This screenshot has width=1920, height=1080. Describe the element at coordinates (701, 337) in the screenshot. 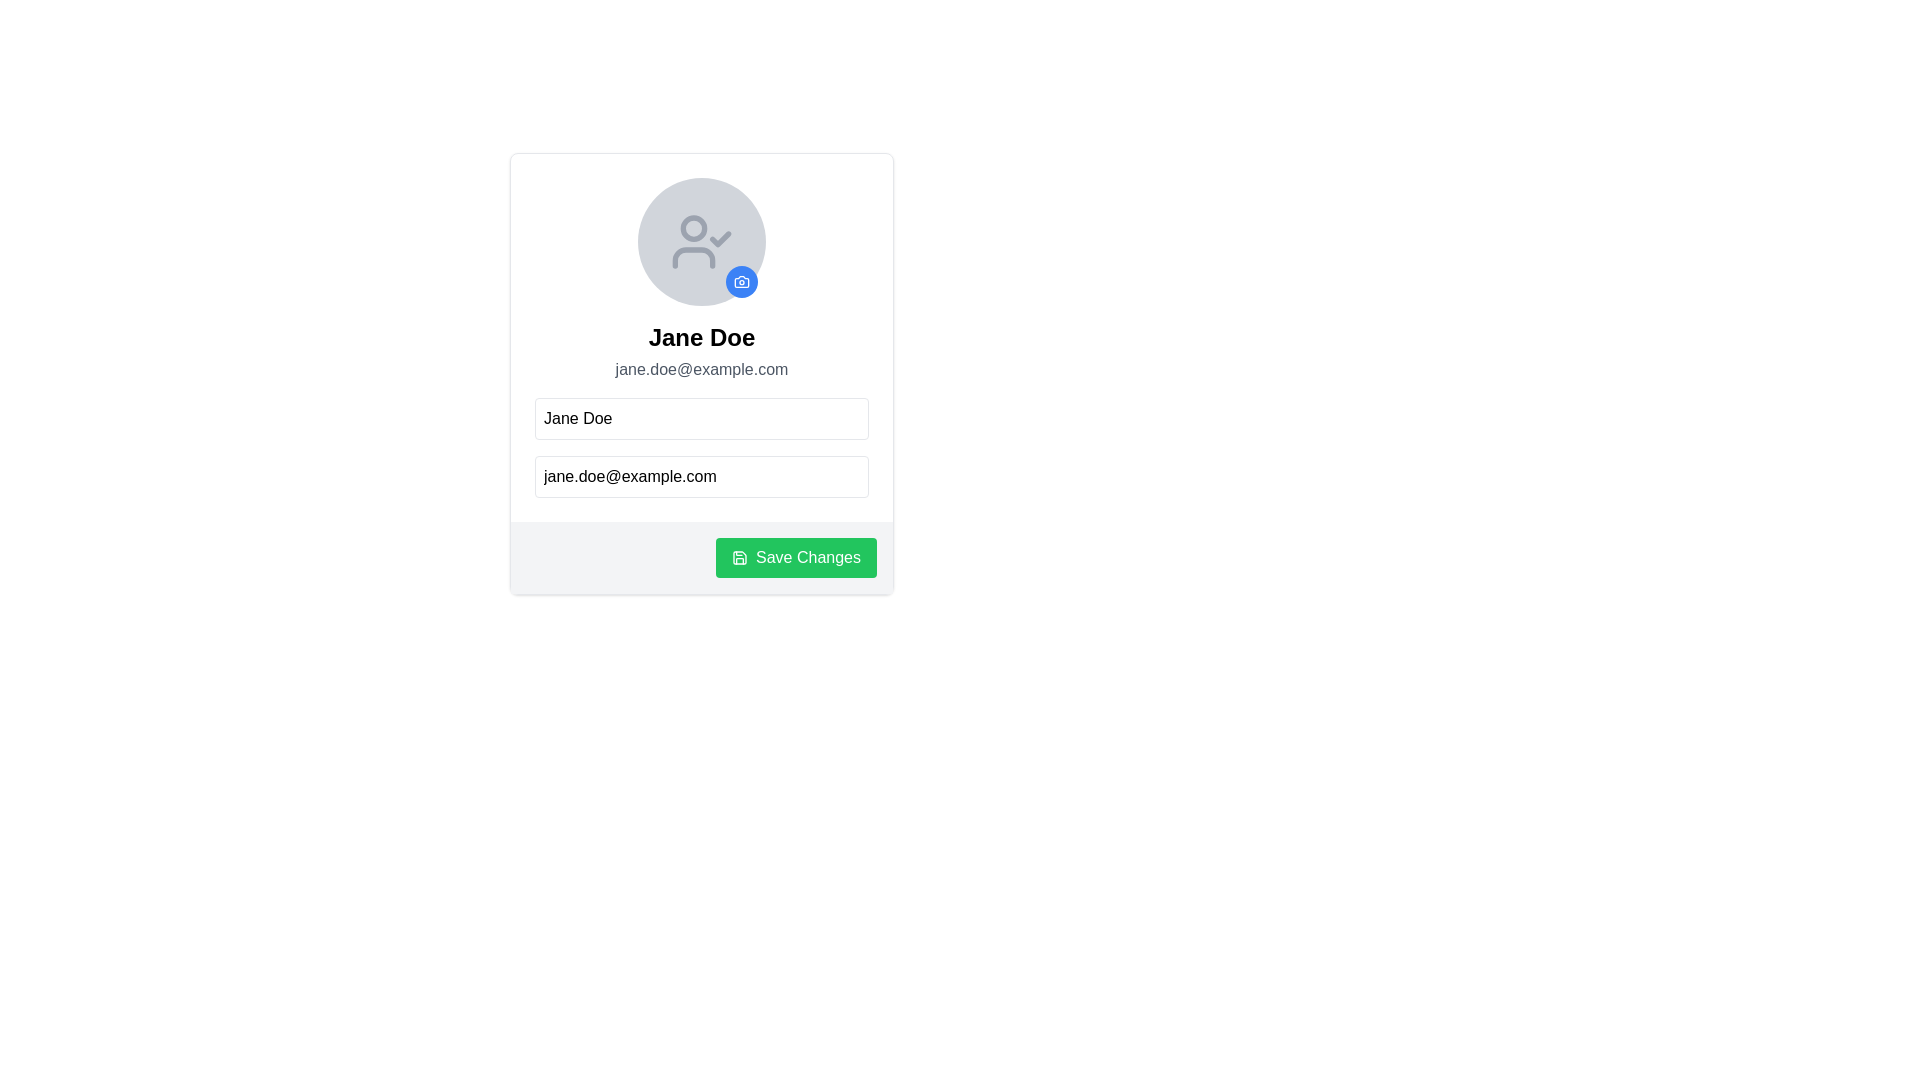

I see `the Text label that displays the name of the individual or entity, positioned above the email text 'jane.doe@example.com' and beneath the graphical avatar icon` at that location.